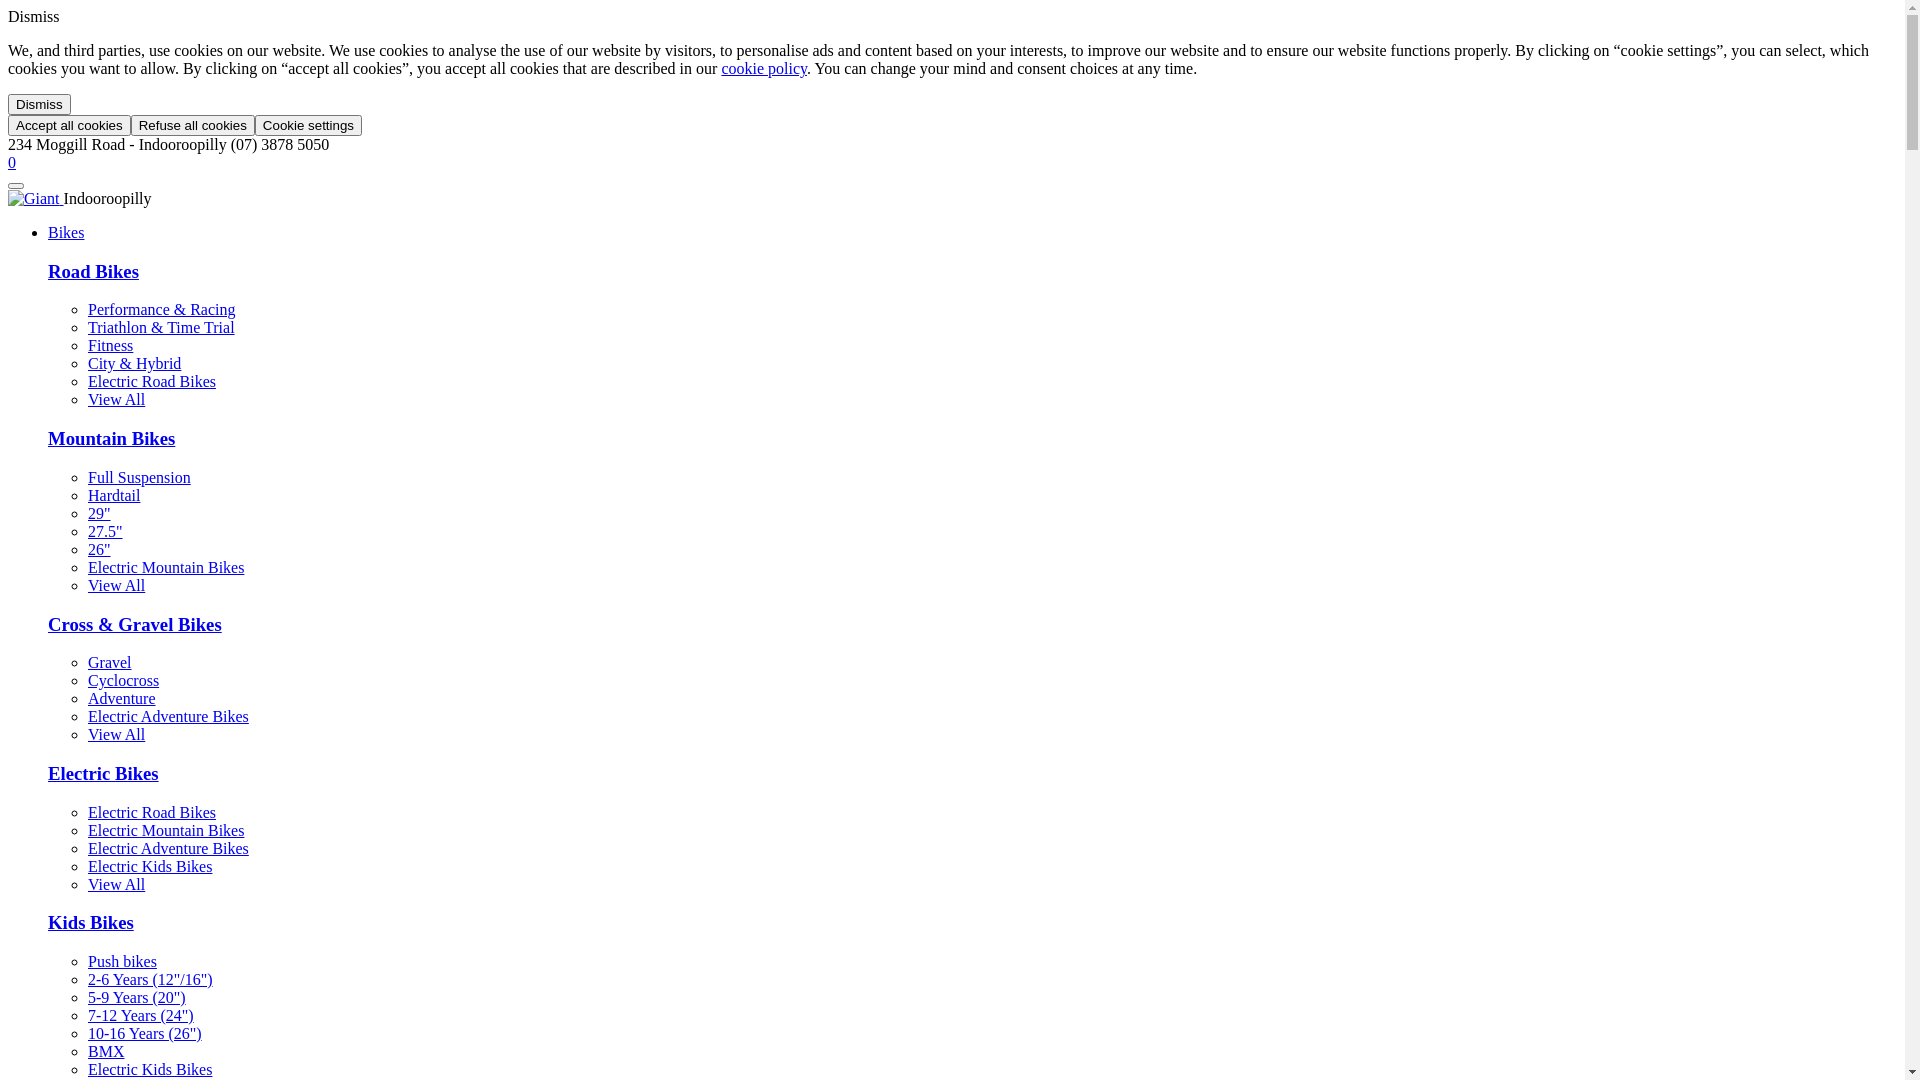 This screenshot has height=1080, width=1920. I want to click on 'View All', so click(115, 734).